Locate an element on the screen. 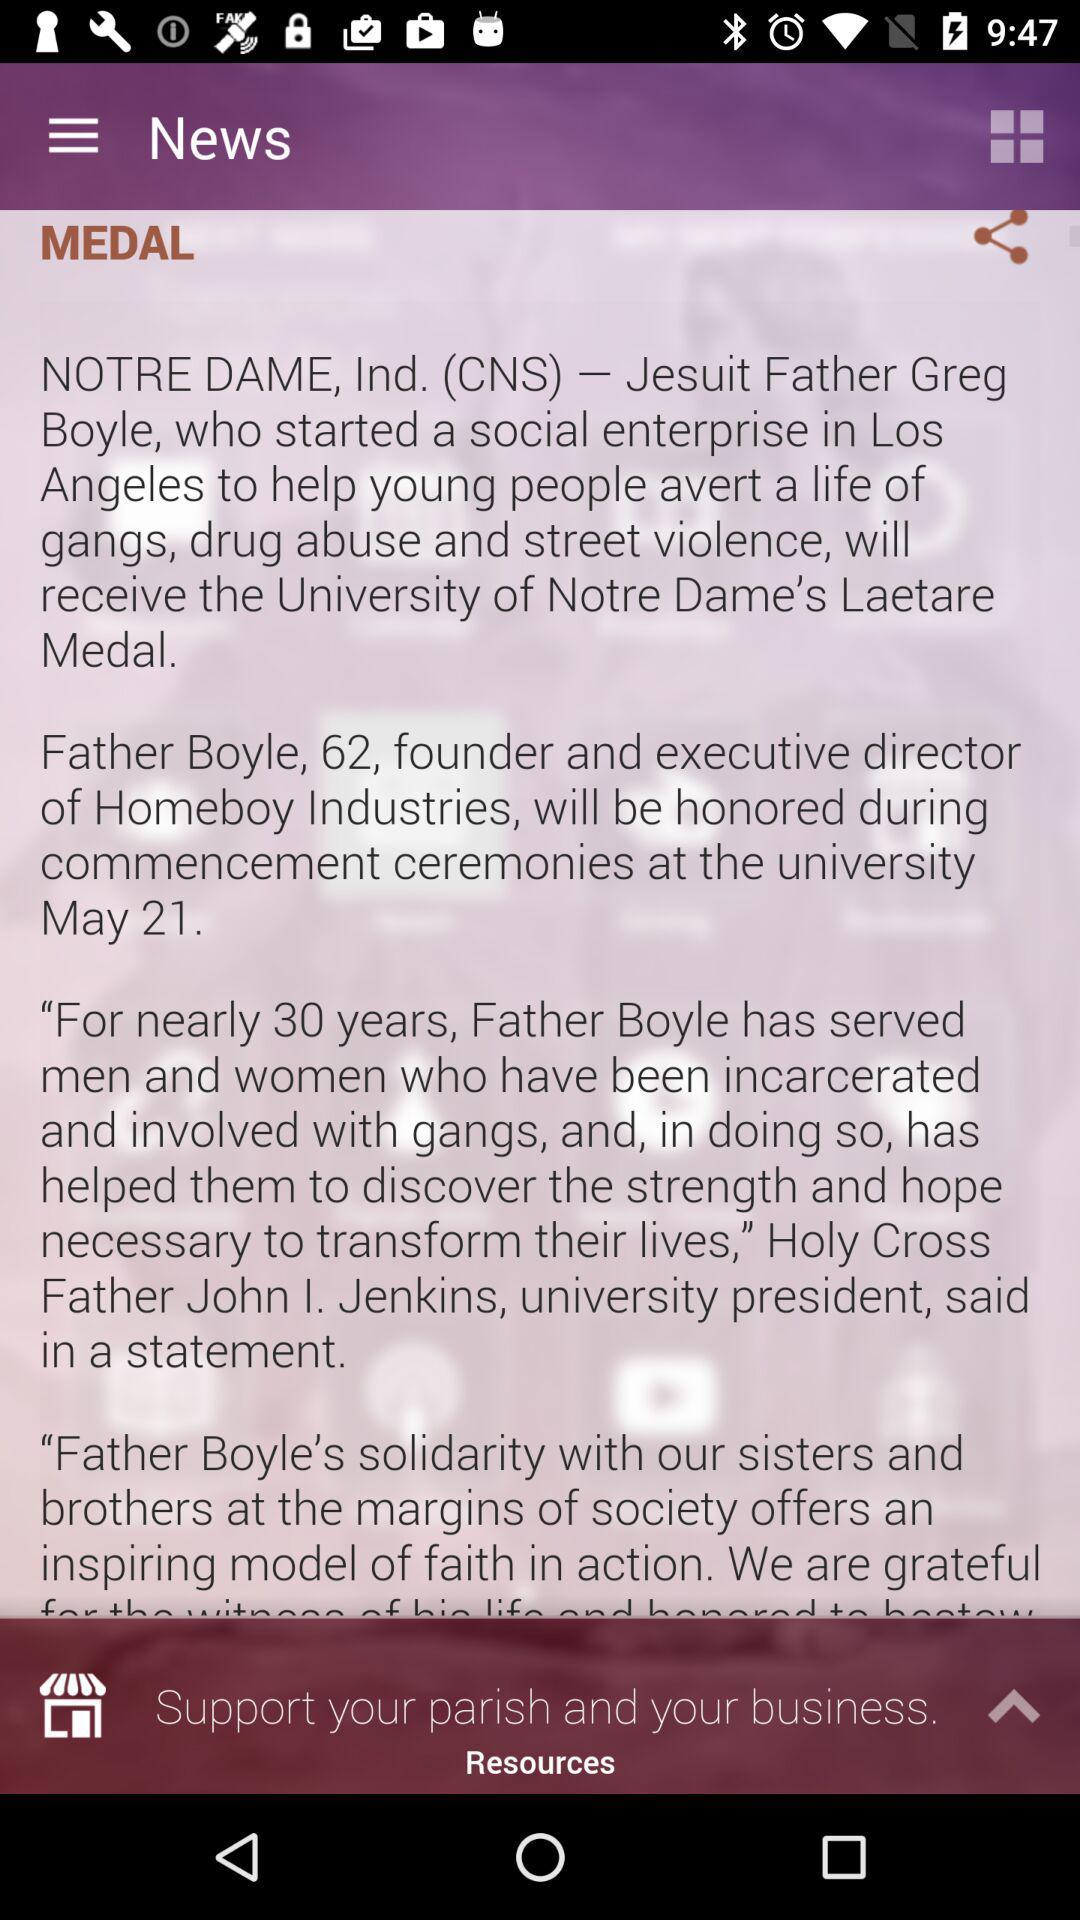  the icon next to news item is located at coordinates (1017, 135).